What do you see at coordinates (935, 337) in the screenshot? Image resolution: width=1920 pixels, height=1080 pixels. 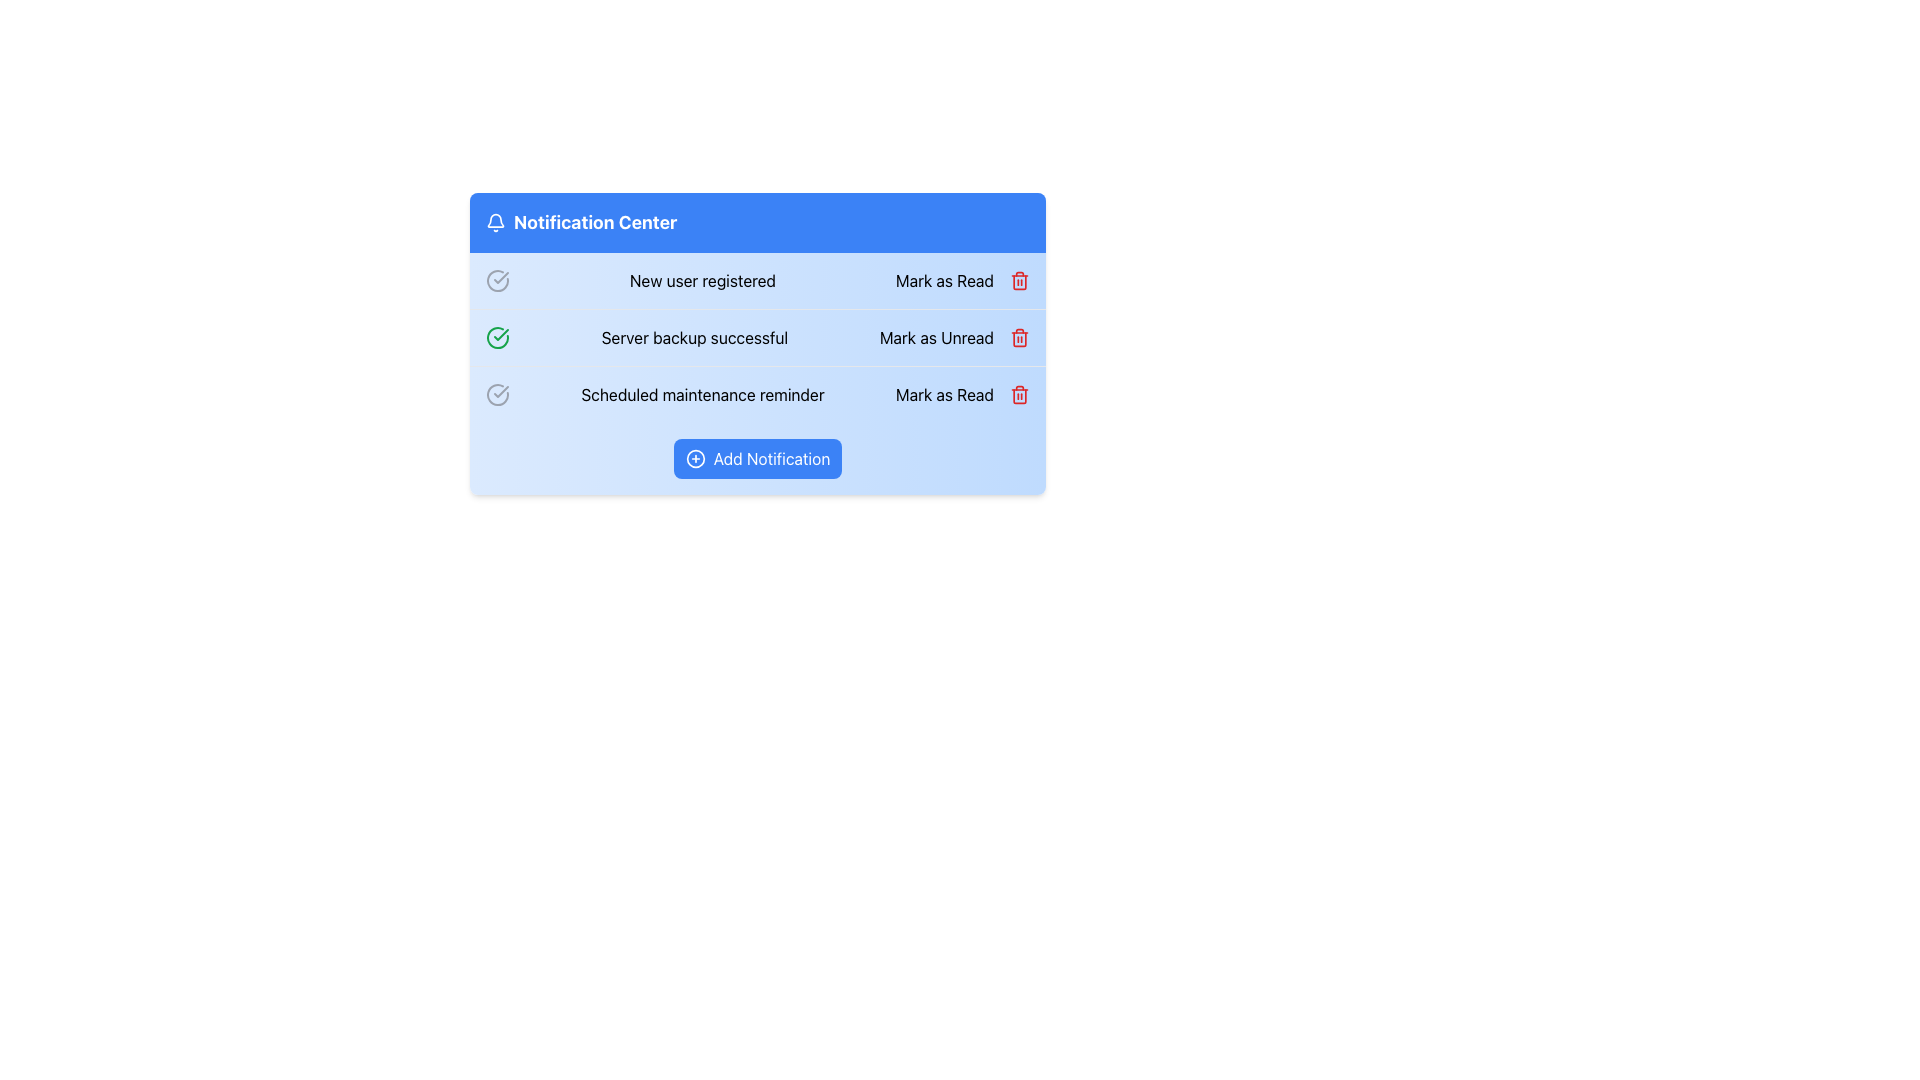 I see `the 'Mark as Unread' button located at the far-right end of the 'Server backup successful' notification block` at bounding box center [935, 337].